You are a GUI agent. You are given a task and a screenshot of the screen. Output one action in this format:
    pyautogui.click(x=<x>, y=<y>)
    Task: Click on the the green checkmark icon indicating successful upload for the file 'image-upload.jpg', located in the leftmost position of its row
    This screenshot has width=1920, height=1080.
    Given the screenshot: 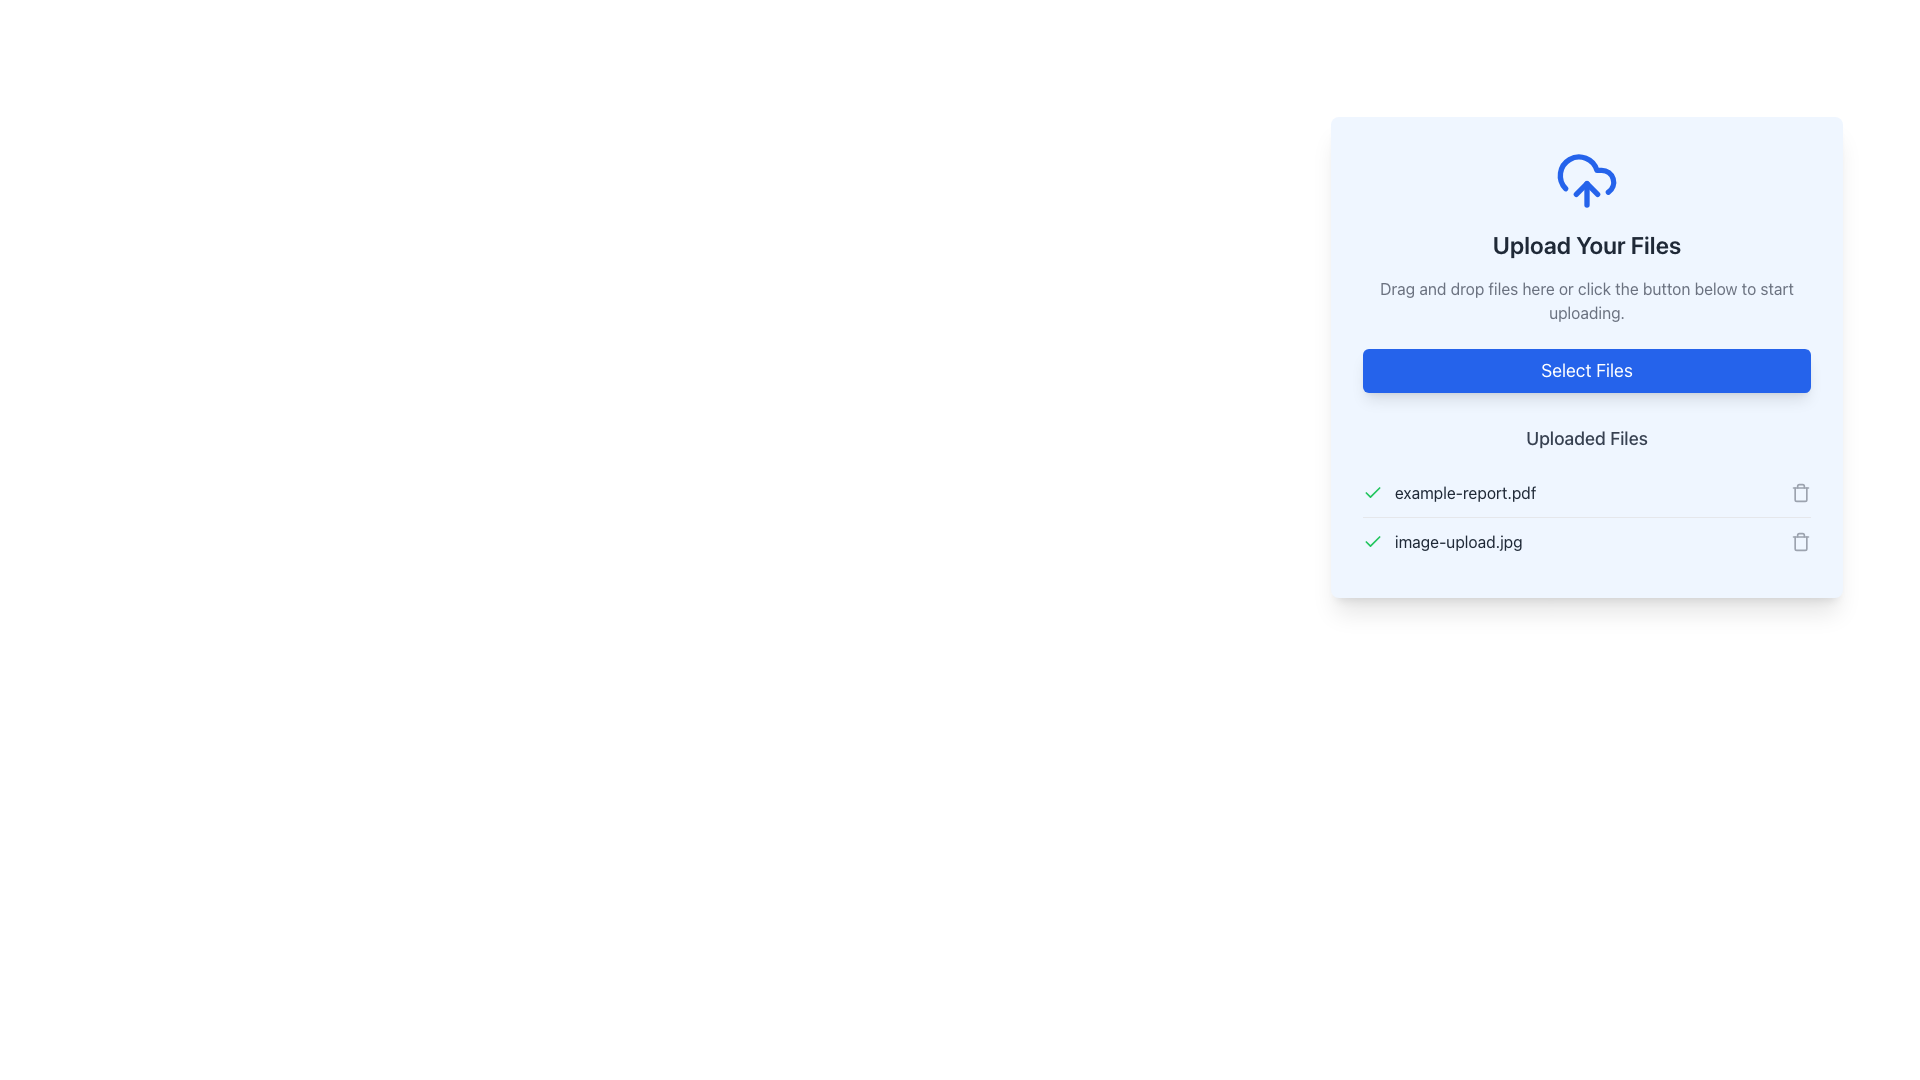 What is the action you would take?
    pyautogui.click(x=1371, y=542)
    